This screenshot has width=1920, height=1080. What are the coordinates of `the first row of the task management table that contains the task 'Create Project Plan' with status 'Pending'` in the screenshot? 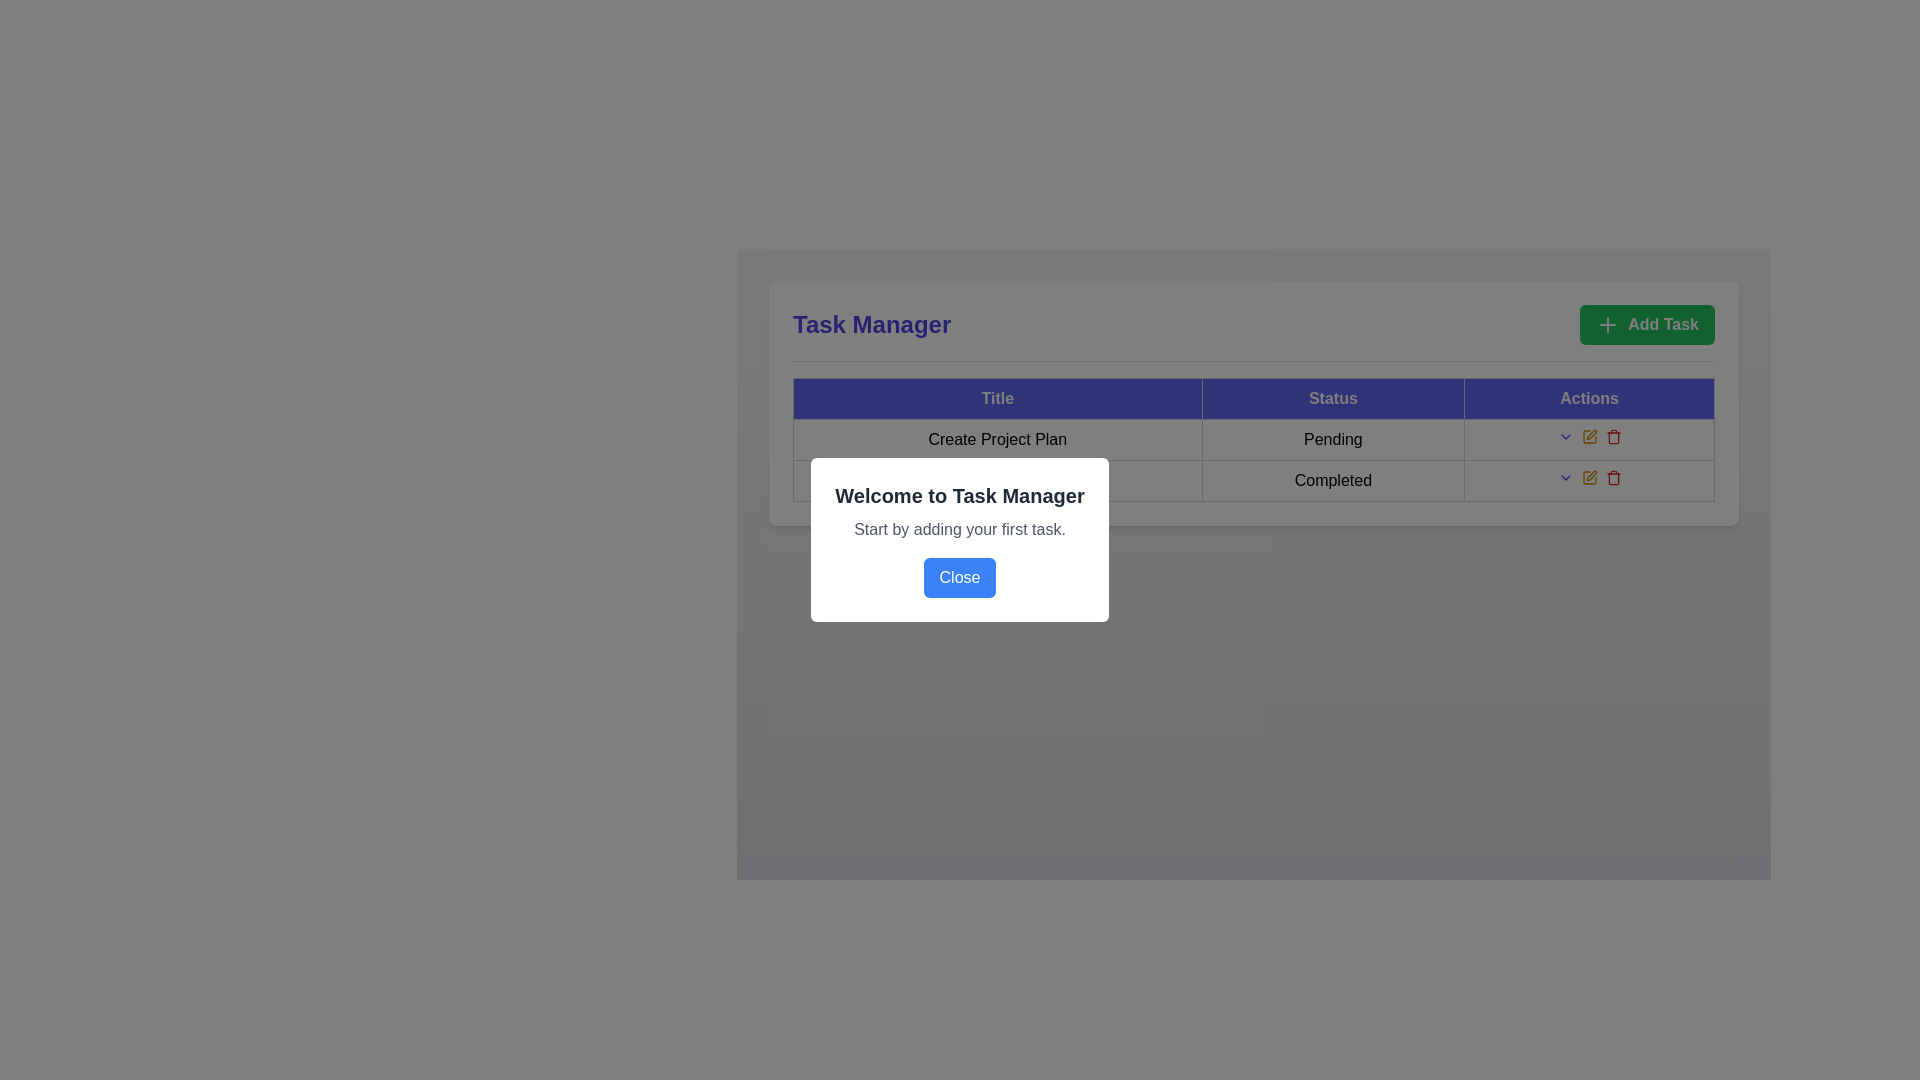 It's located at (1252, 438).